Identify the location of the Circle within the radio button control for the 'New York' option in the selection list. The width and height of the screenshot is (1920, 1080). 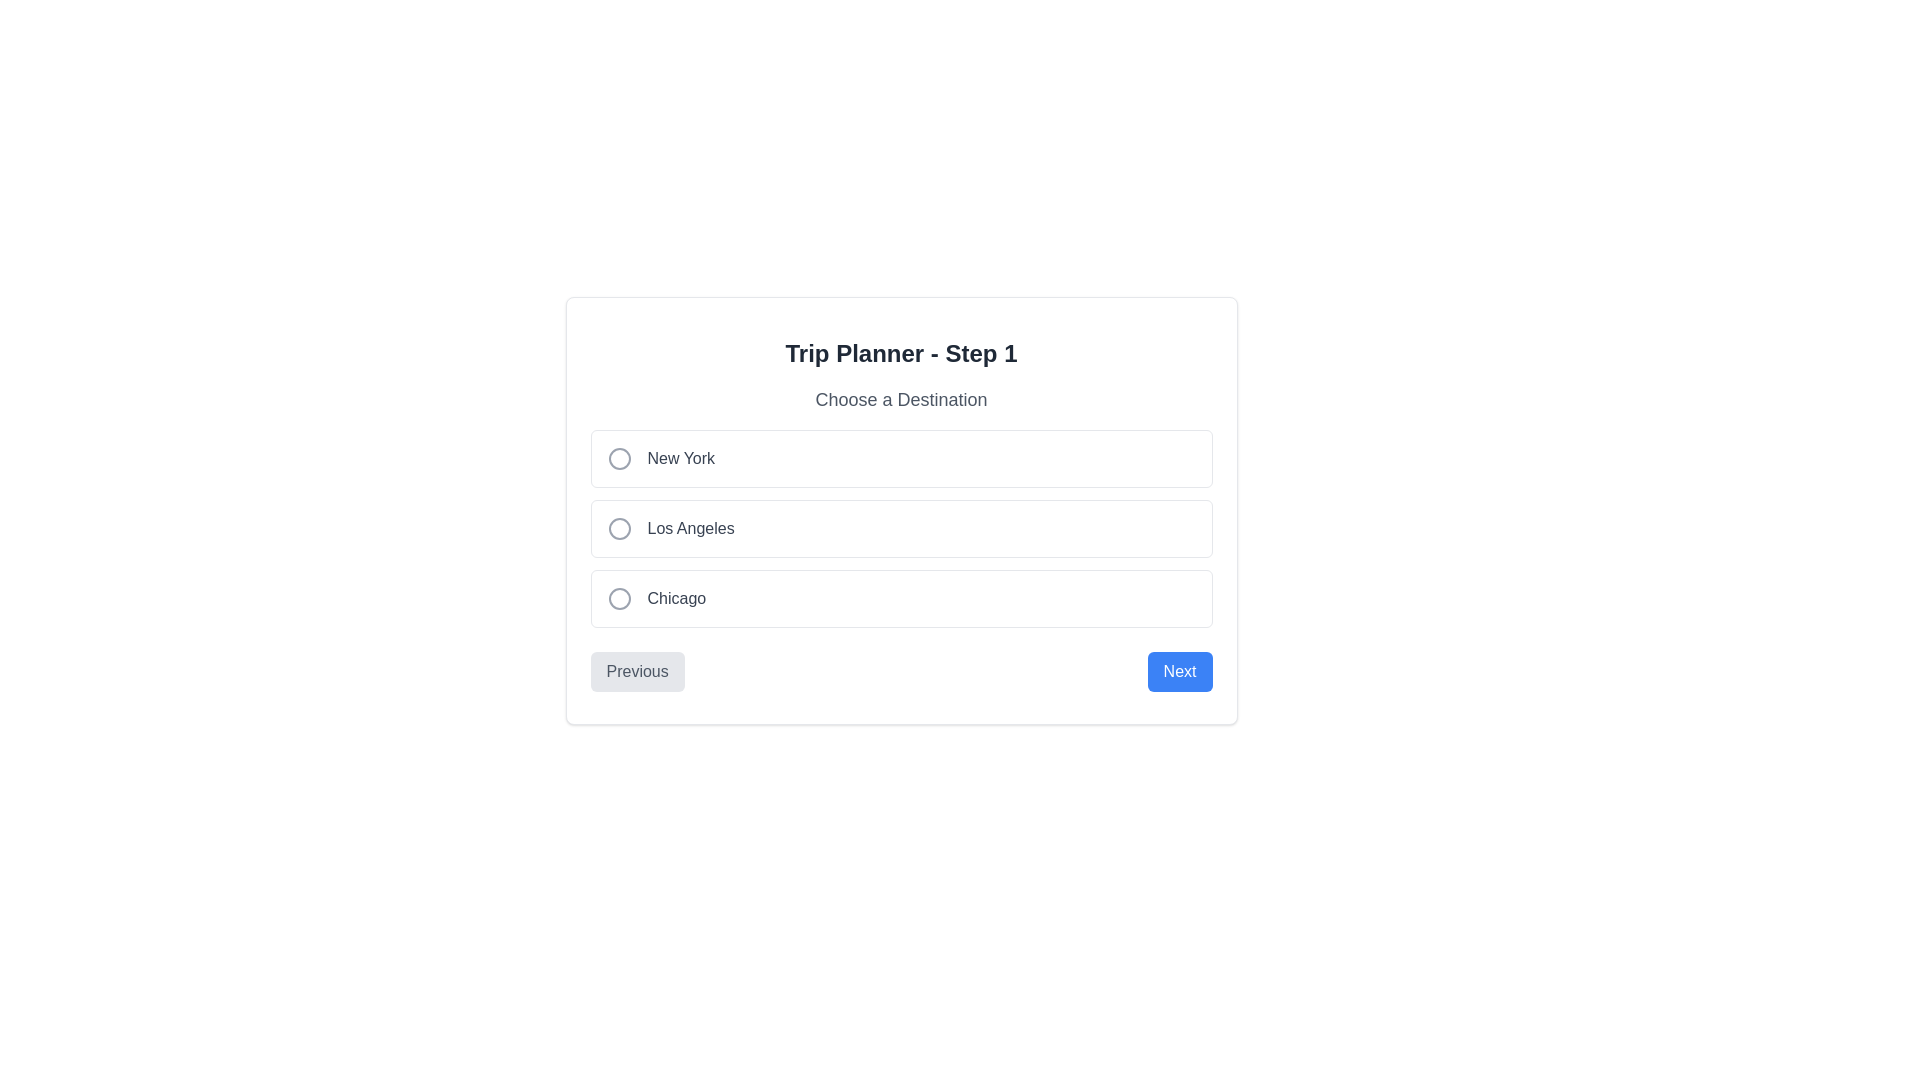
(618, 459).